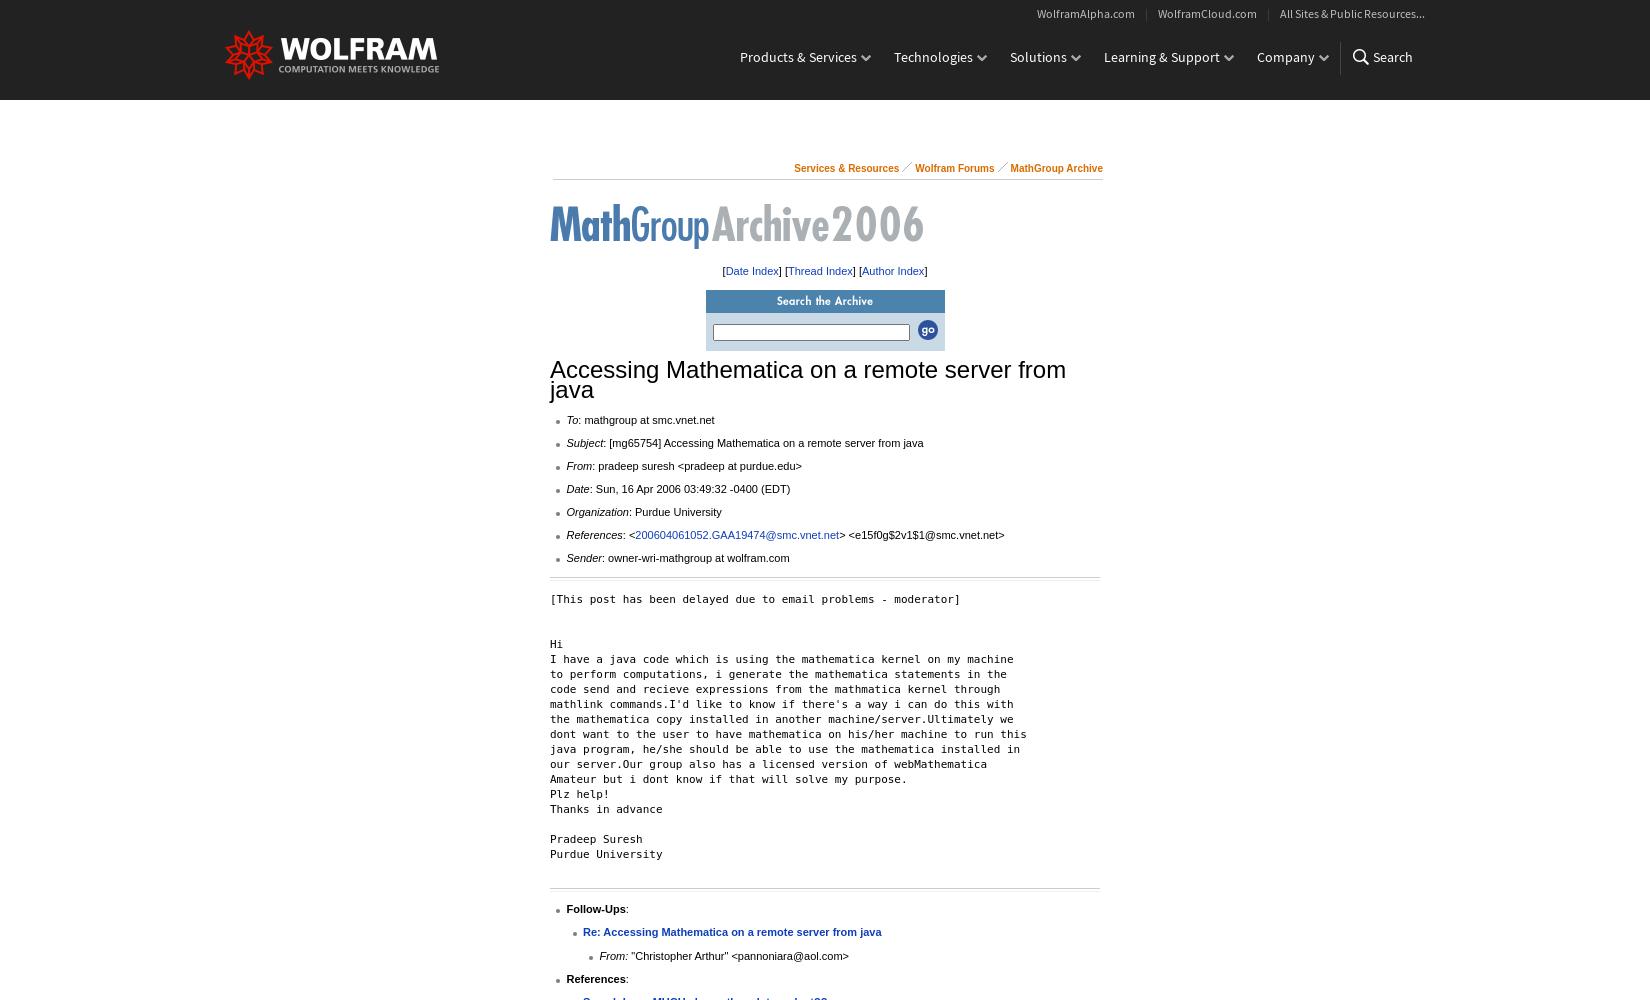 This screenshot has height=1000, width=1650. What do you see at coordinates (564, 420) in the screenshot?
I see `'To'` at bounding box center [564, 420].